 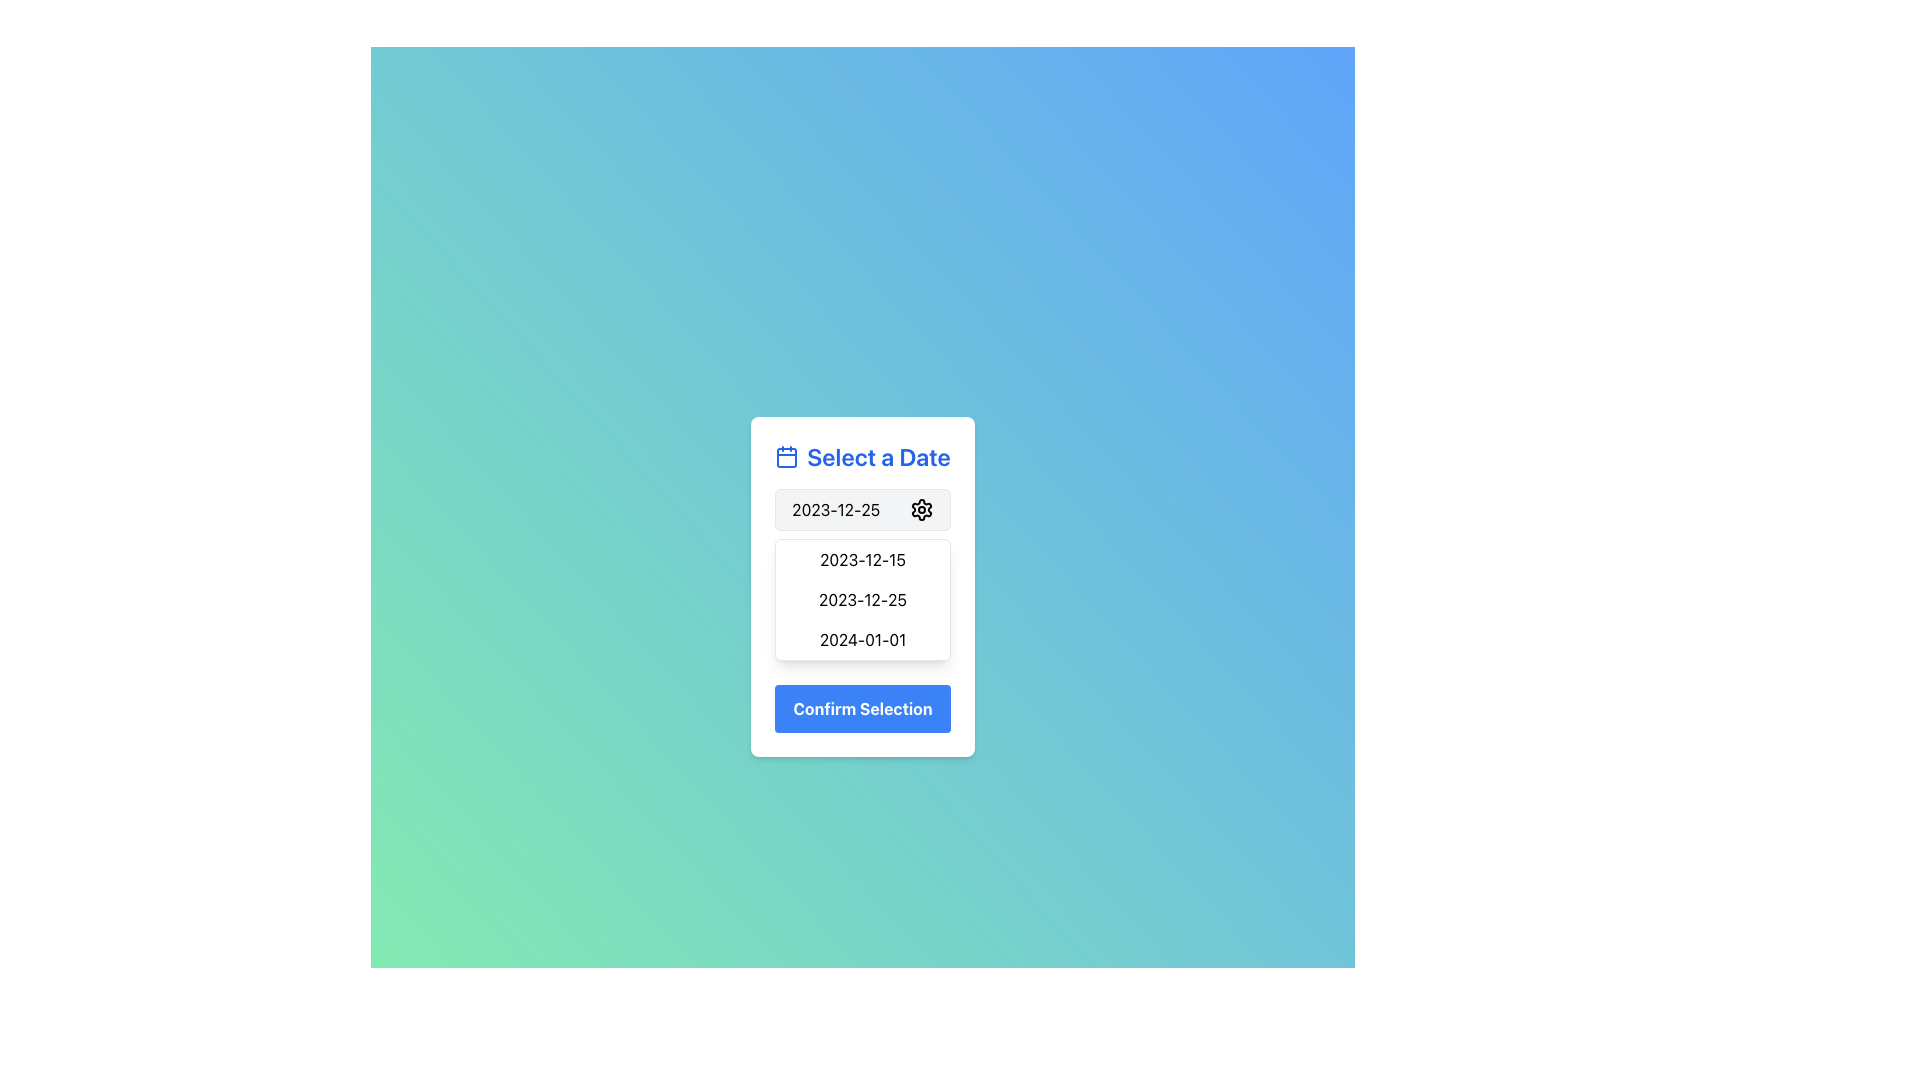 I want to click on the date entry labeled '2023-12-15' in the dropdown menu, so click(x=863, y=559).